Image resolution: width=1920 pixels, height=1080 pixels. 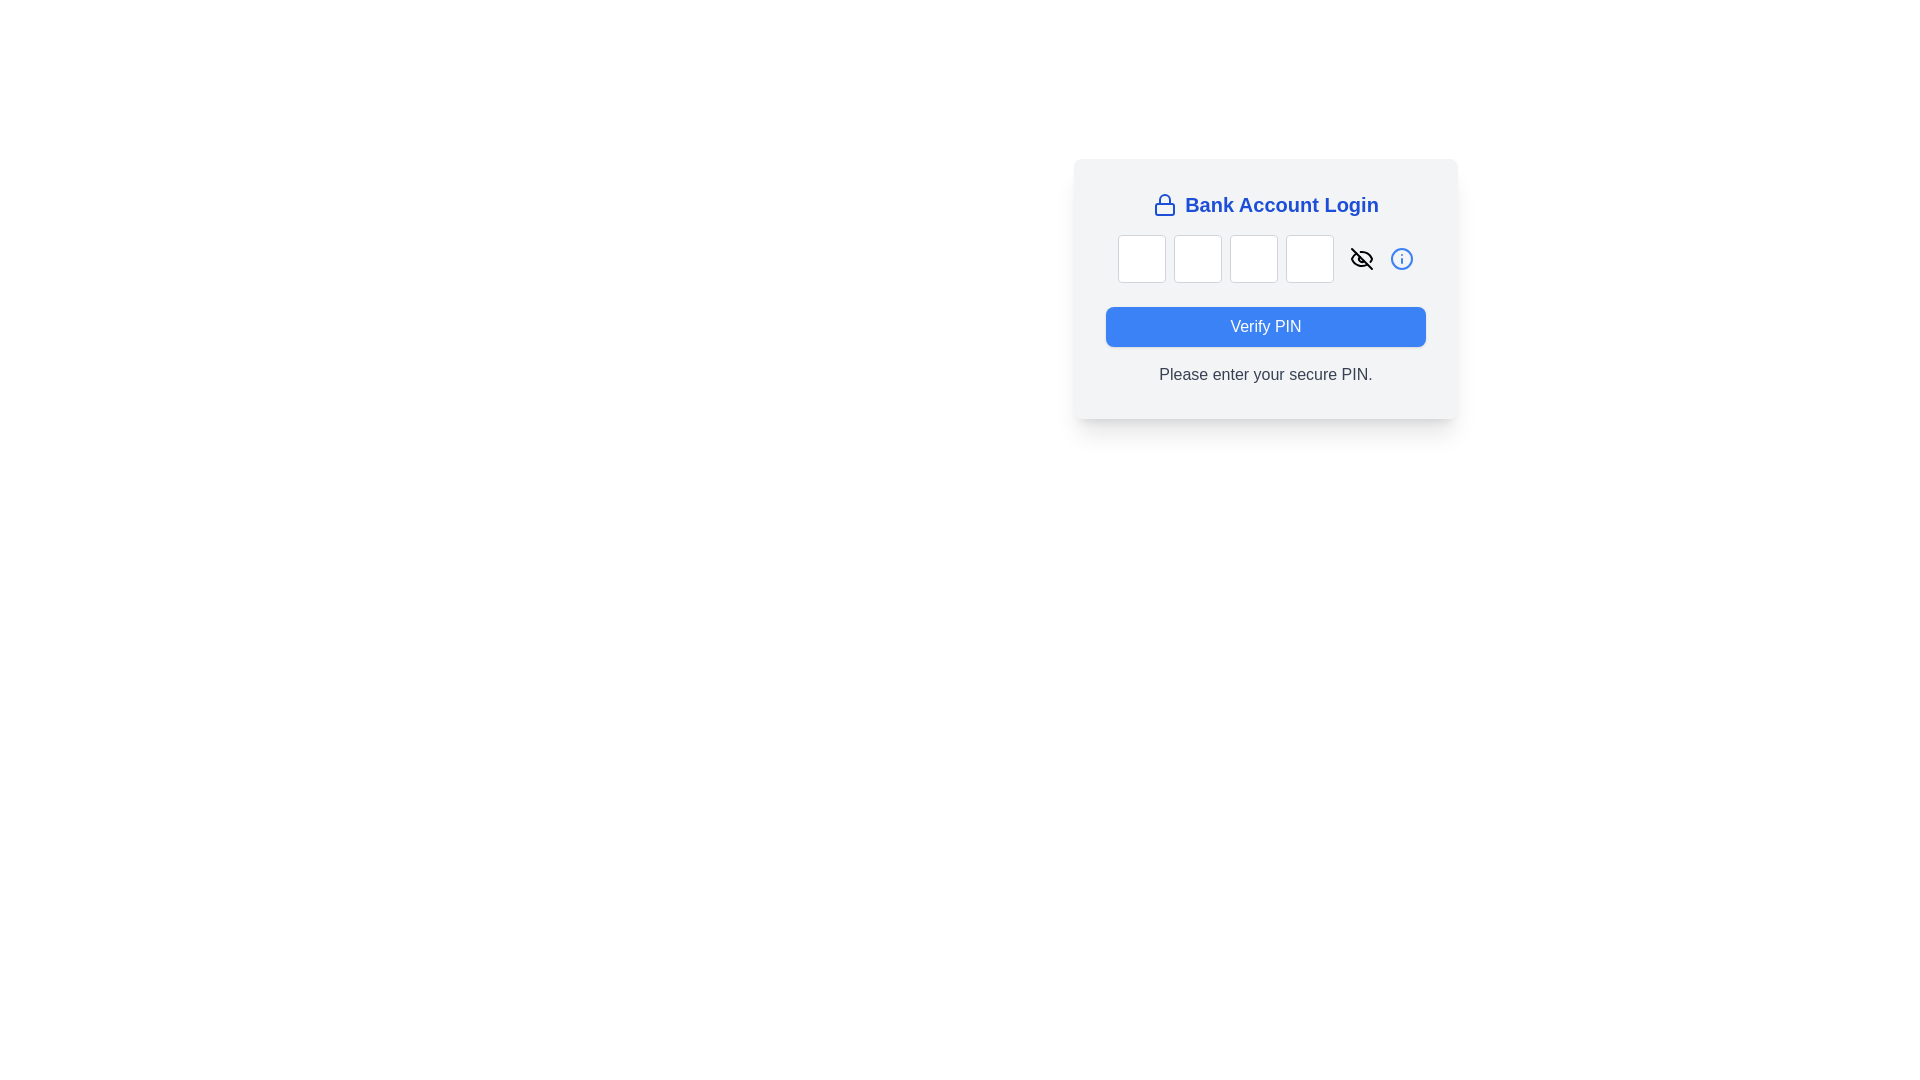 I want to click on the Lock body icon element, which is a rectangular shape with rounded corners representing the lower part of a lock, located above the 'Bank Account Login' title, so click(x=1165, y=209).